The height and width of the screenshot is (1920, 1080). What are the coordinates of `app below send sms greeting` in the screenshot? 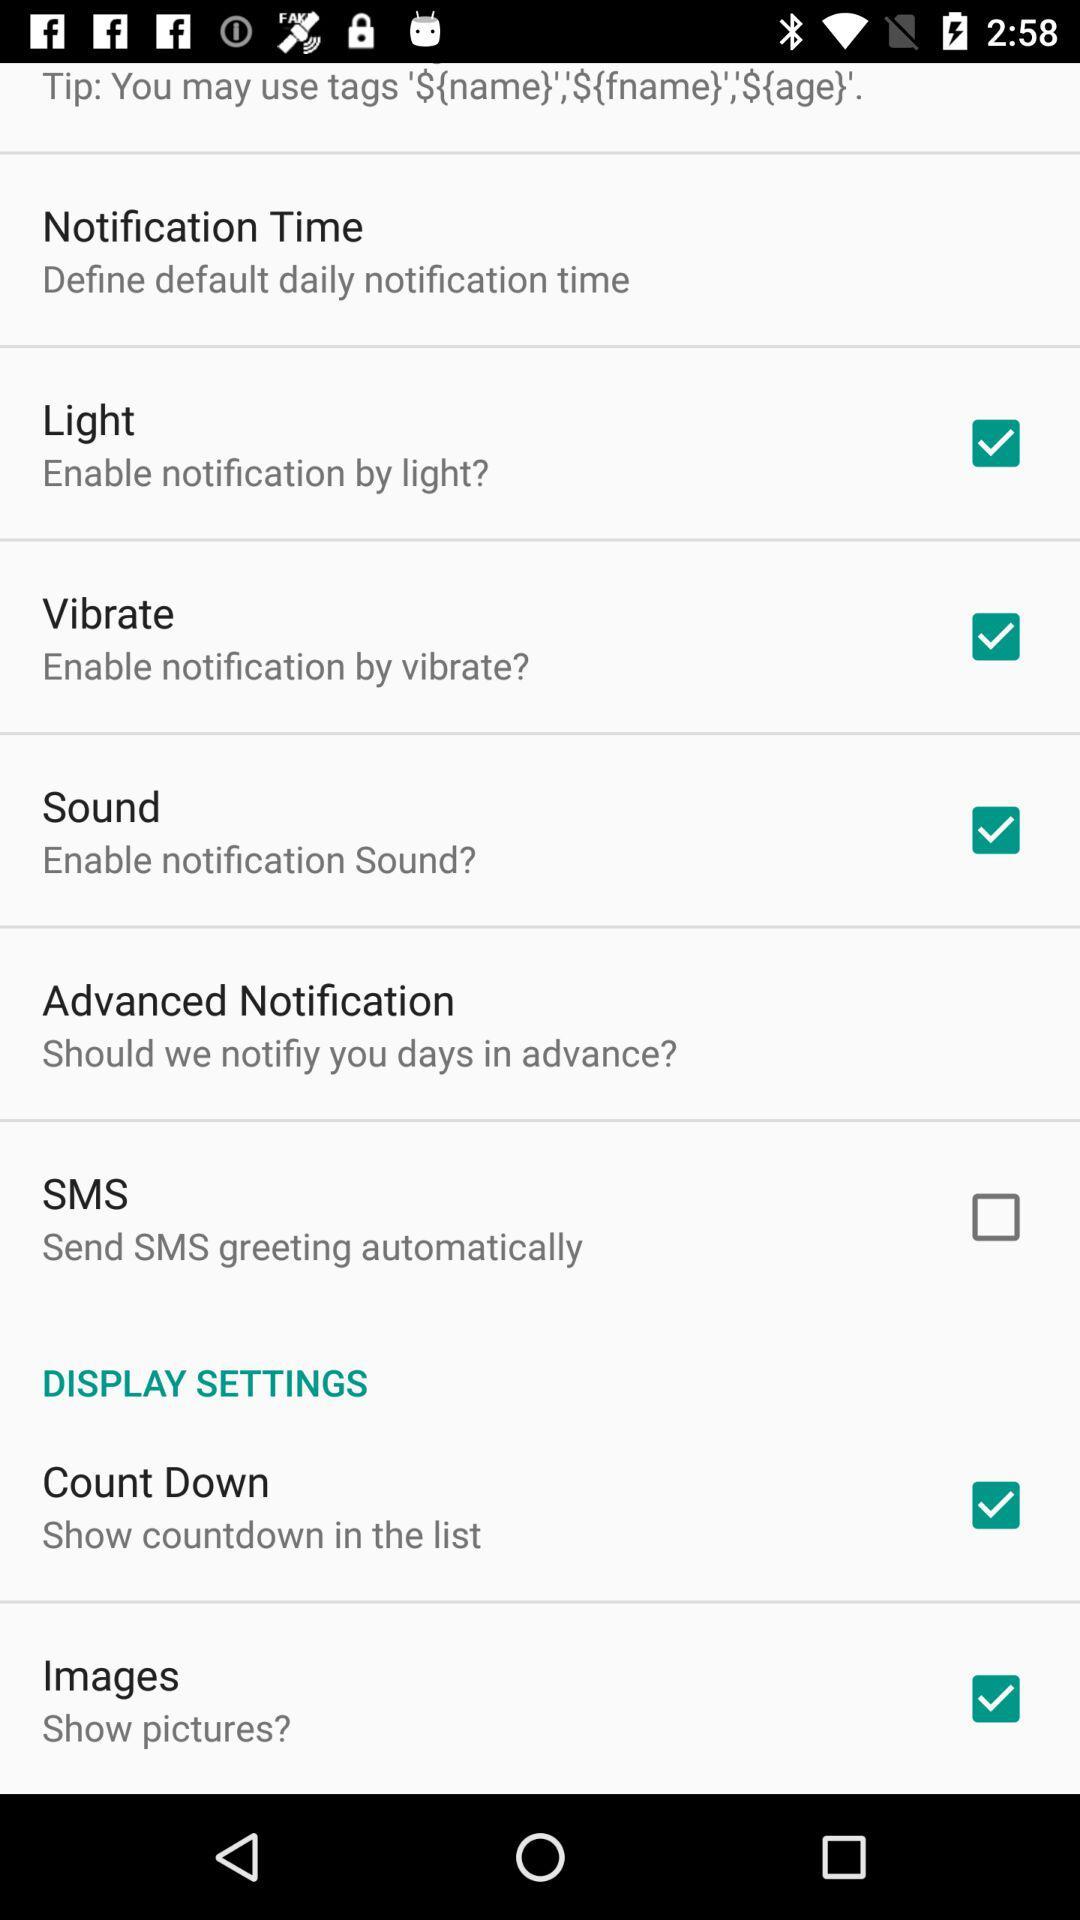 It's located at (540, 1360).